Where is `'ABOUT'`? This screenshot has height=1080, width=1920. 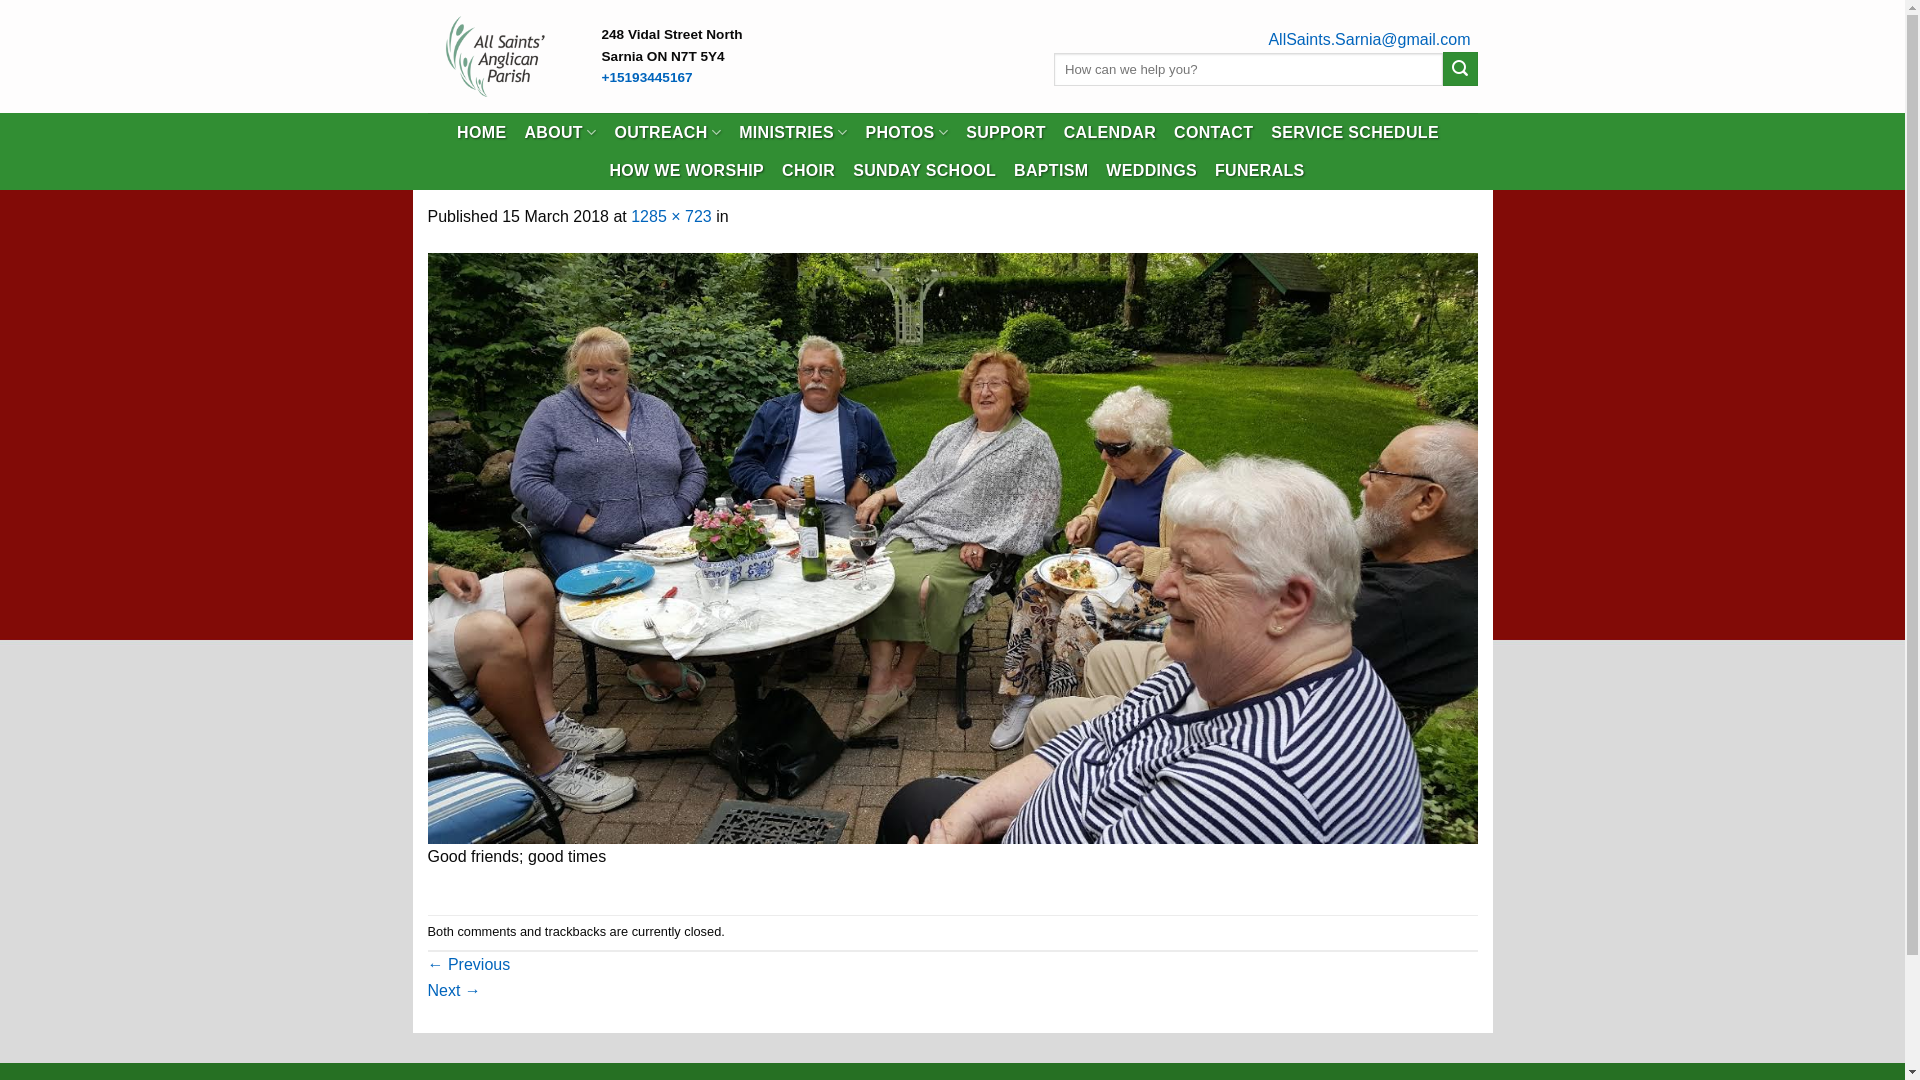 'ABOUT' is located at coordinates (560, 132).